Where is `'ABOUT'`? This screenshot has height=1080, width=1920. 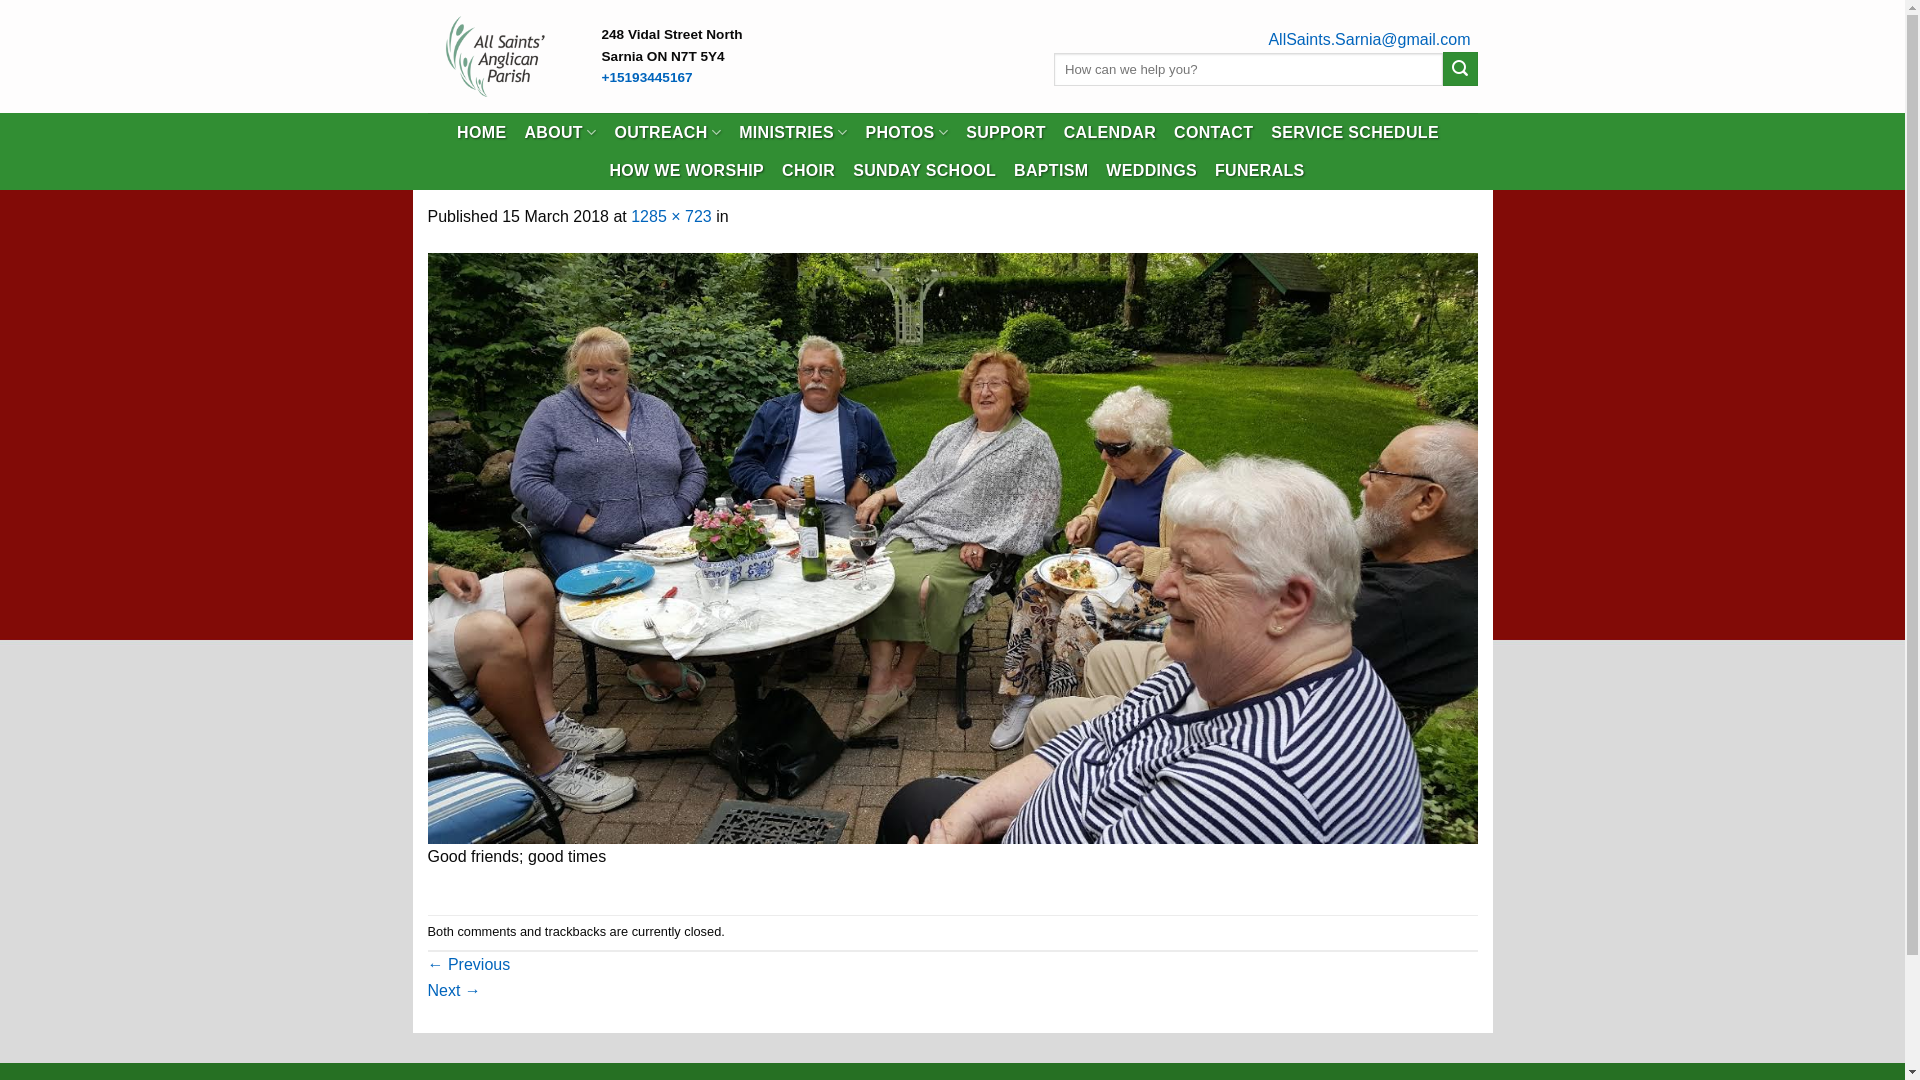 'ABOUT' is located at coordinates (560, 132).